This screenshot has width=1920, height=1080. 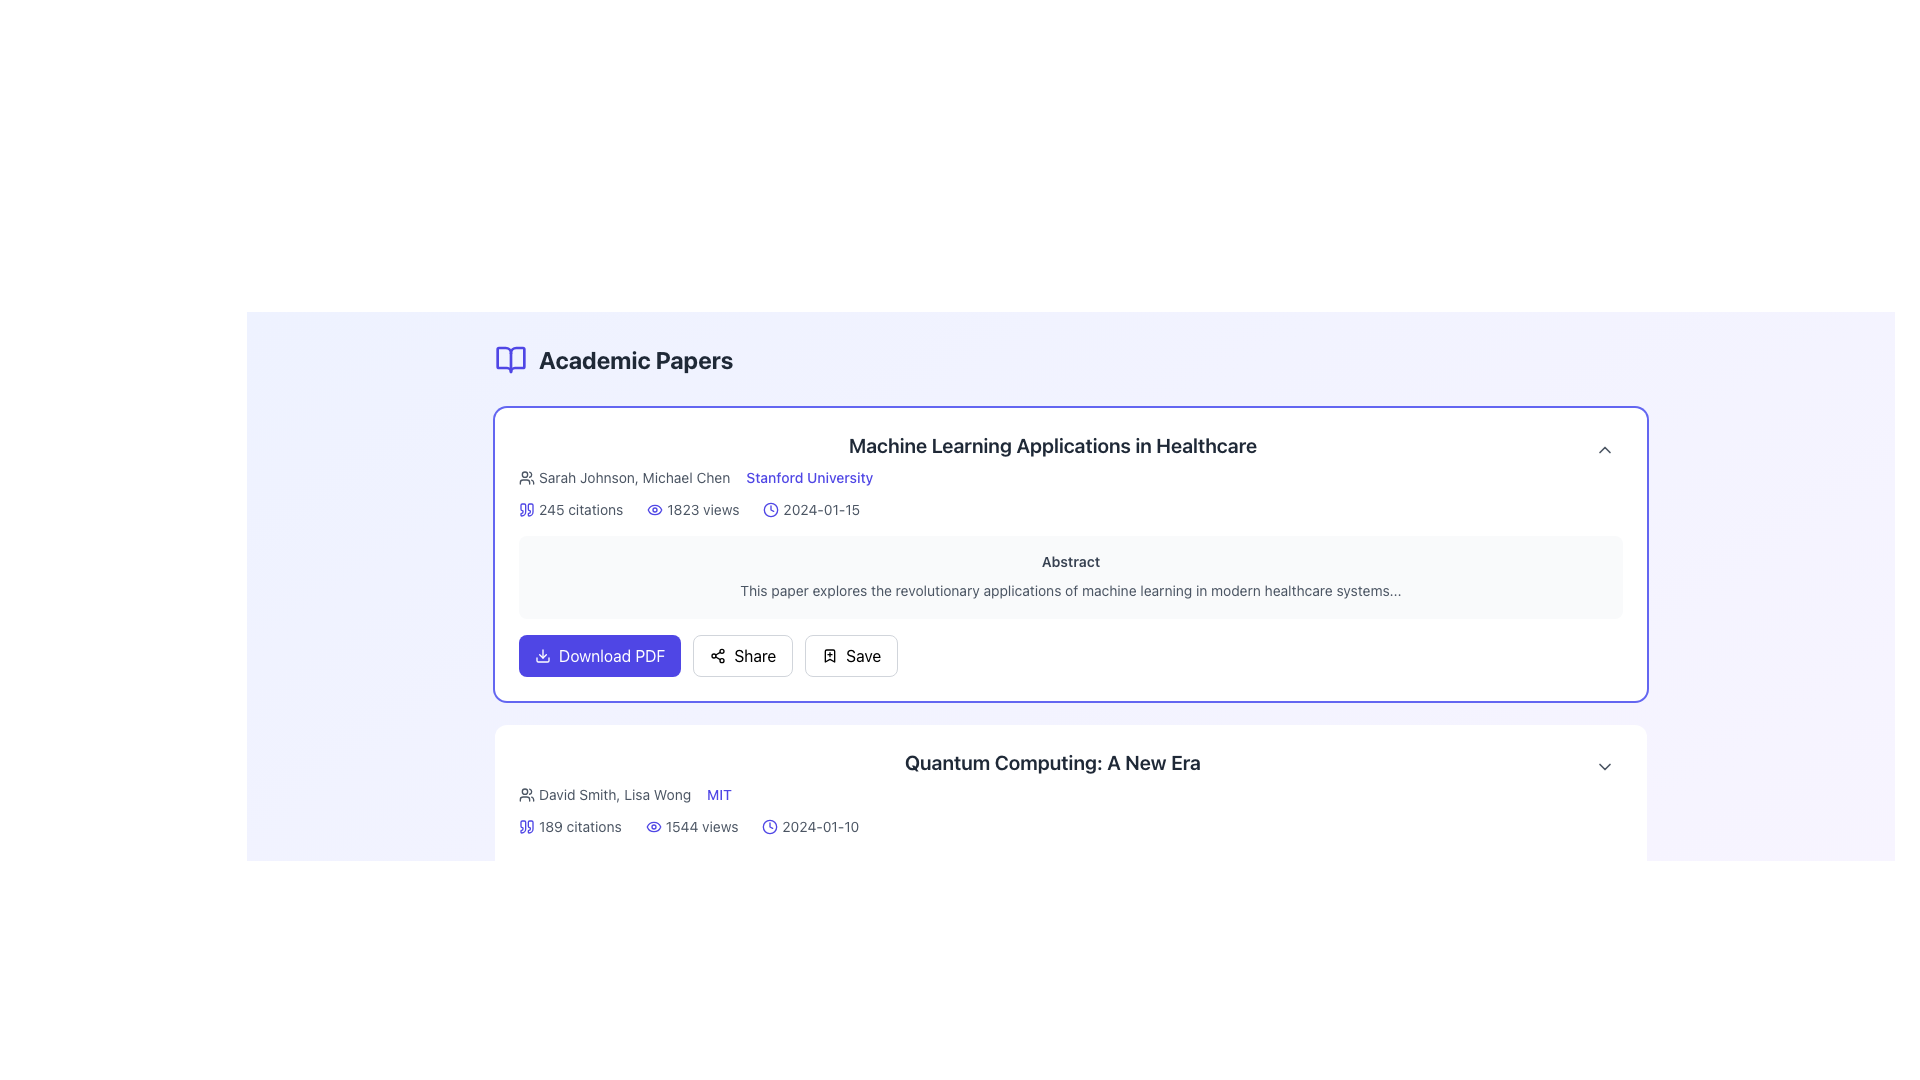 What do you see at coordinates (599, 655) in the screenshot?
I see `the 'Download PDF' button, which is the first button among three buttons at the bottom-left corner of the card titled 'Machine Learning Applications in Healthcare'` at bounding box center [599, 655].